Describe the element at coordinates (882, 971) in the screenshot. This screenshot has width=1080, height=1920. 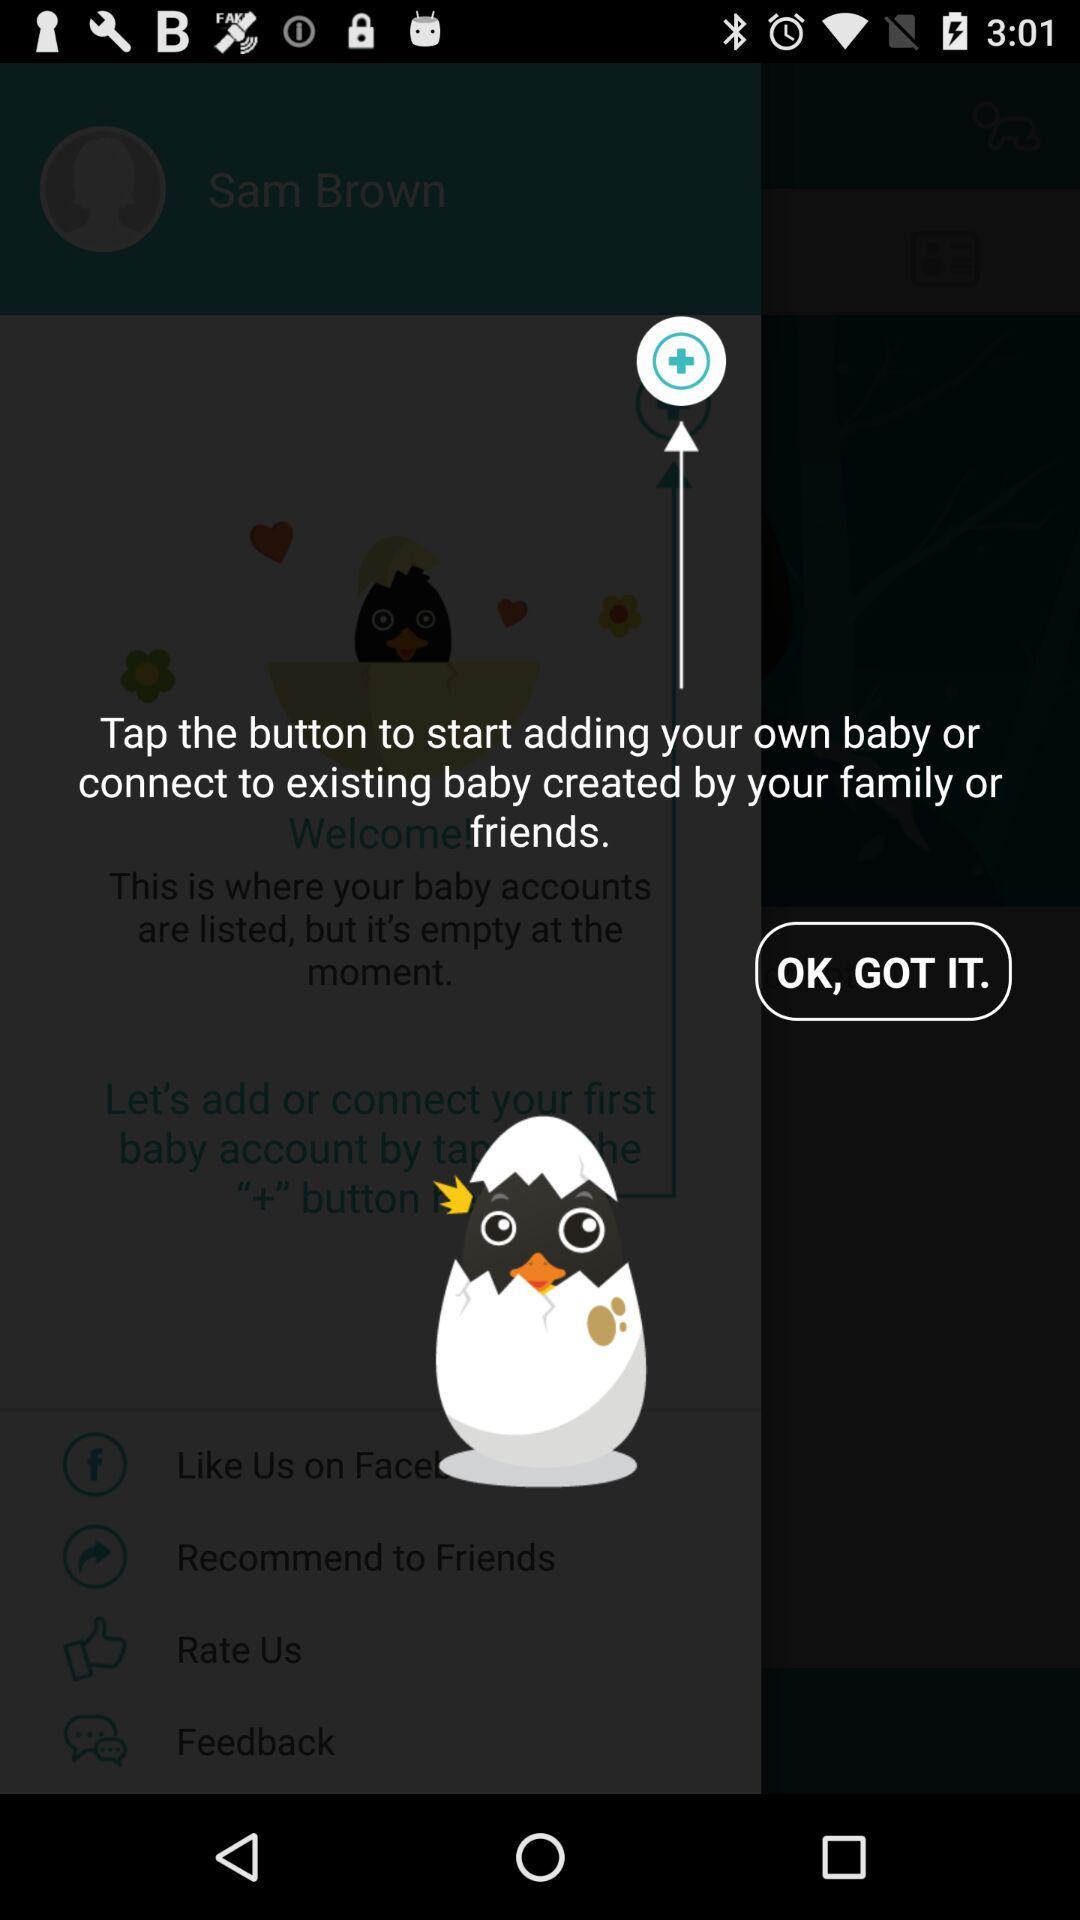
I see `the ok, got it.` at that location.